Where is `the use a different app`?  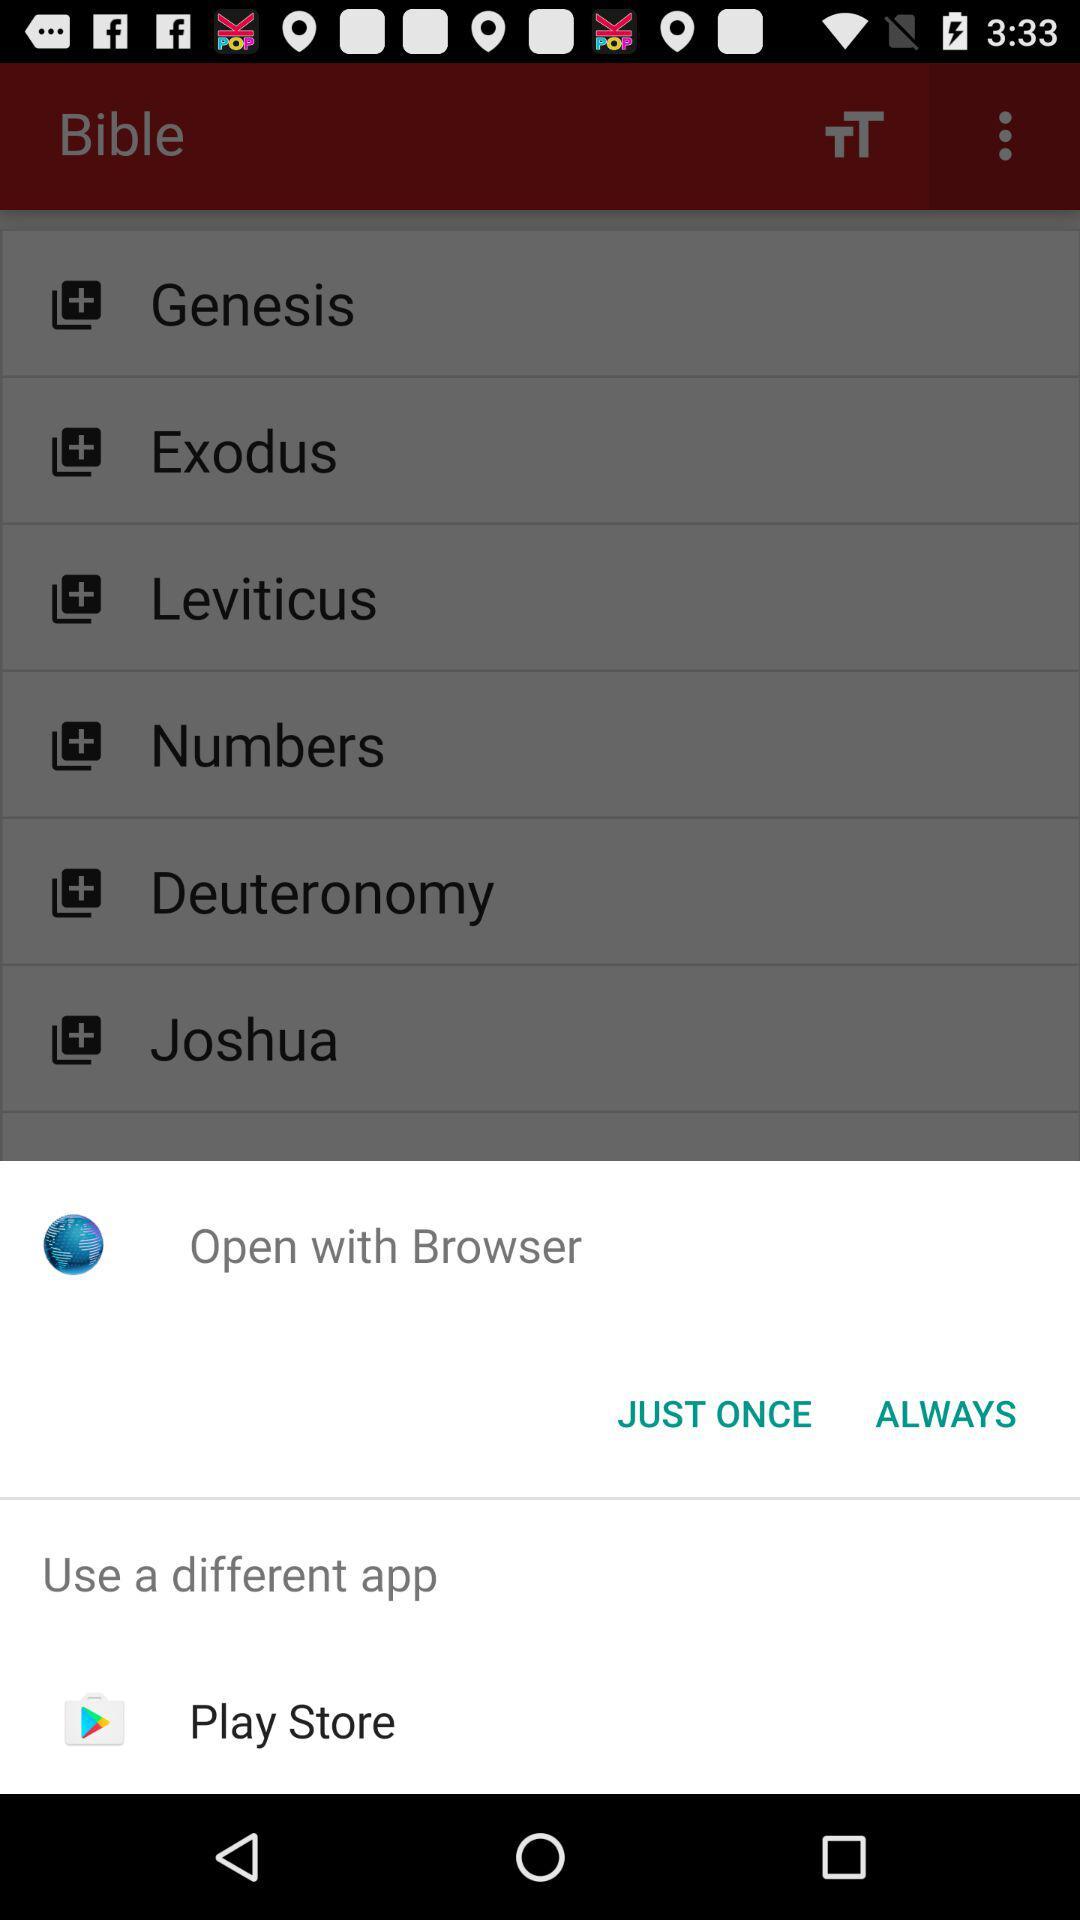
the use a different app is located at coordinates (540, 1572).